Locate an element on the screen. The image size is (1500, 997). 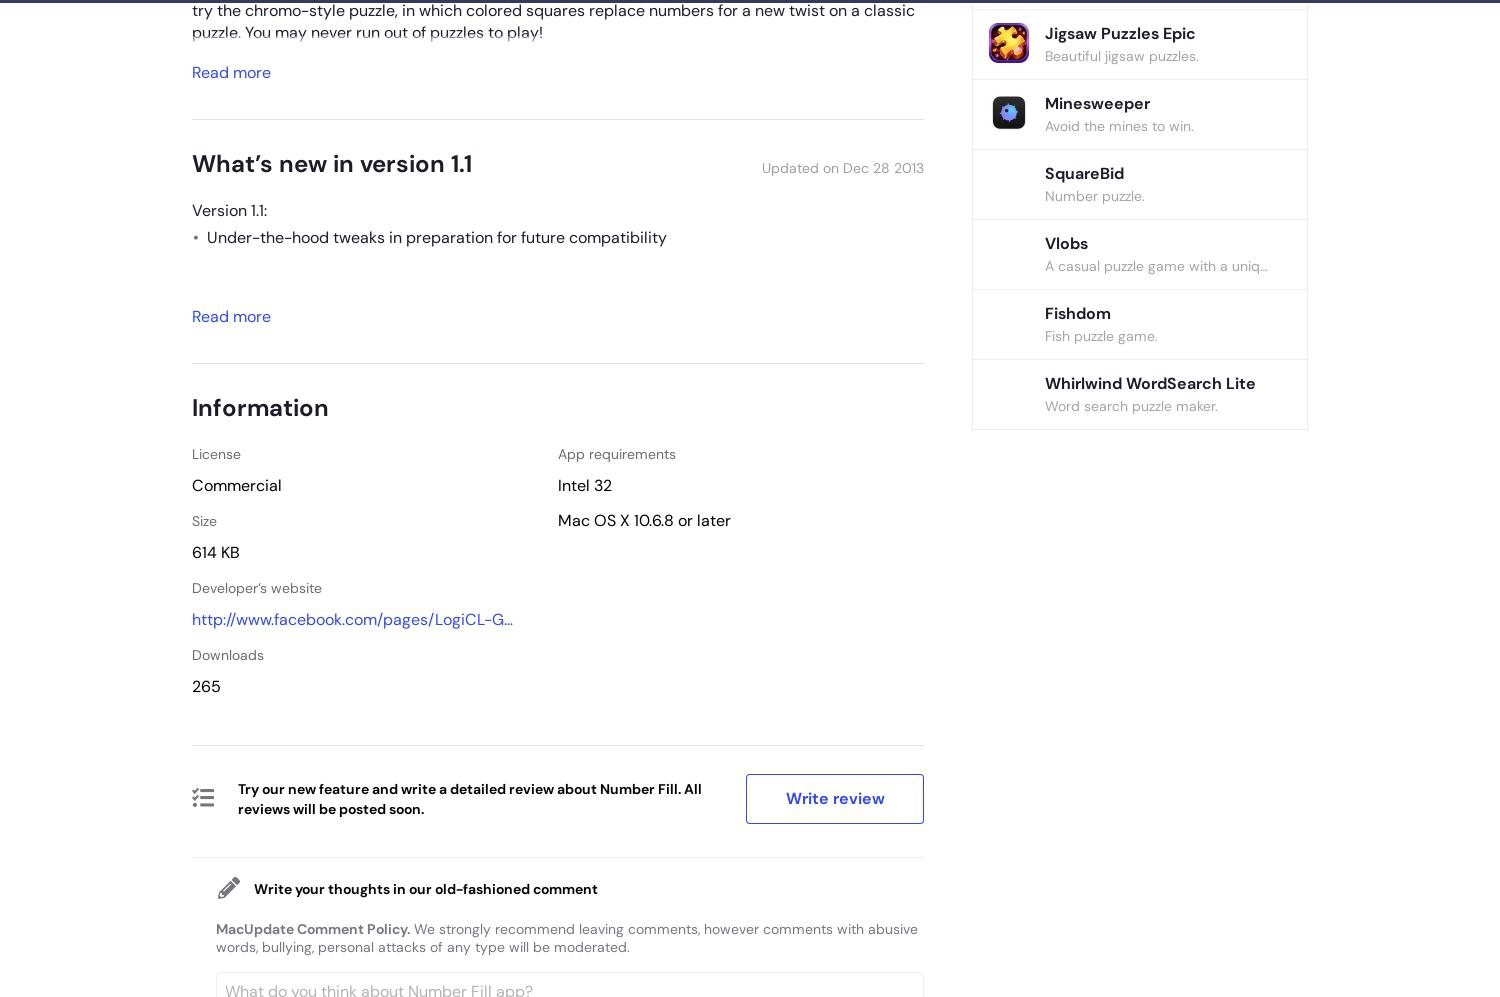
'Dec 28 2013' is located at coordinates (883, 166).